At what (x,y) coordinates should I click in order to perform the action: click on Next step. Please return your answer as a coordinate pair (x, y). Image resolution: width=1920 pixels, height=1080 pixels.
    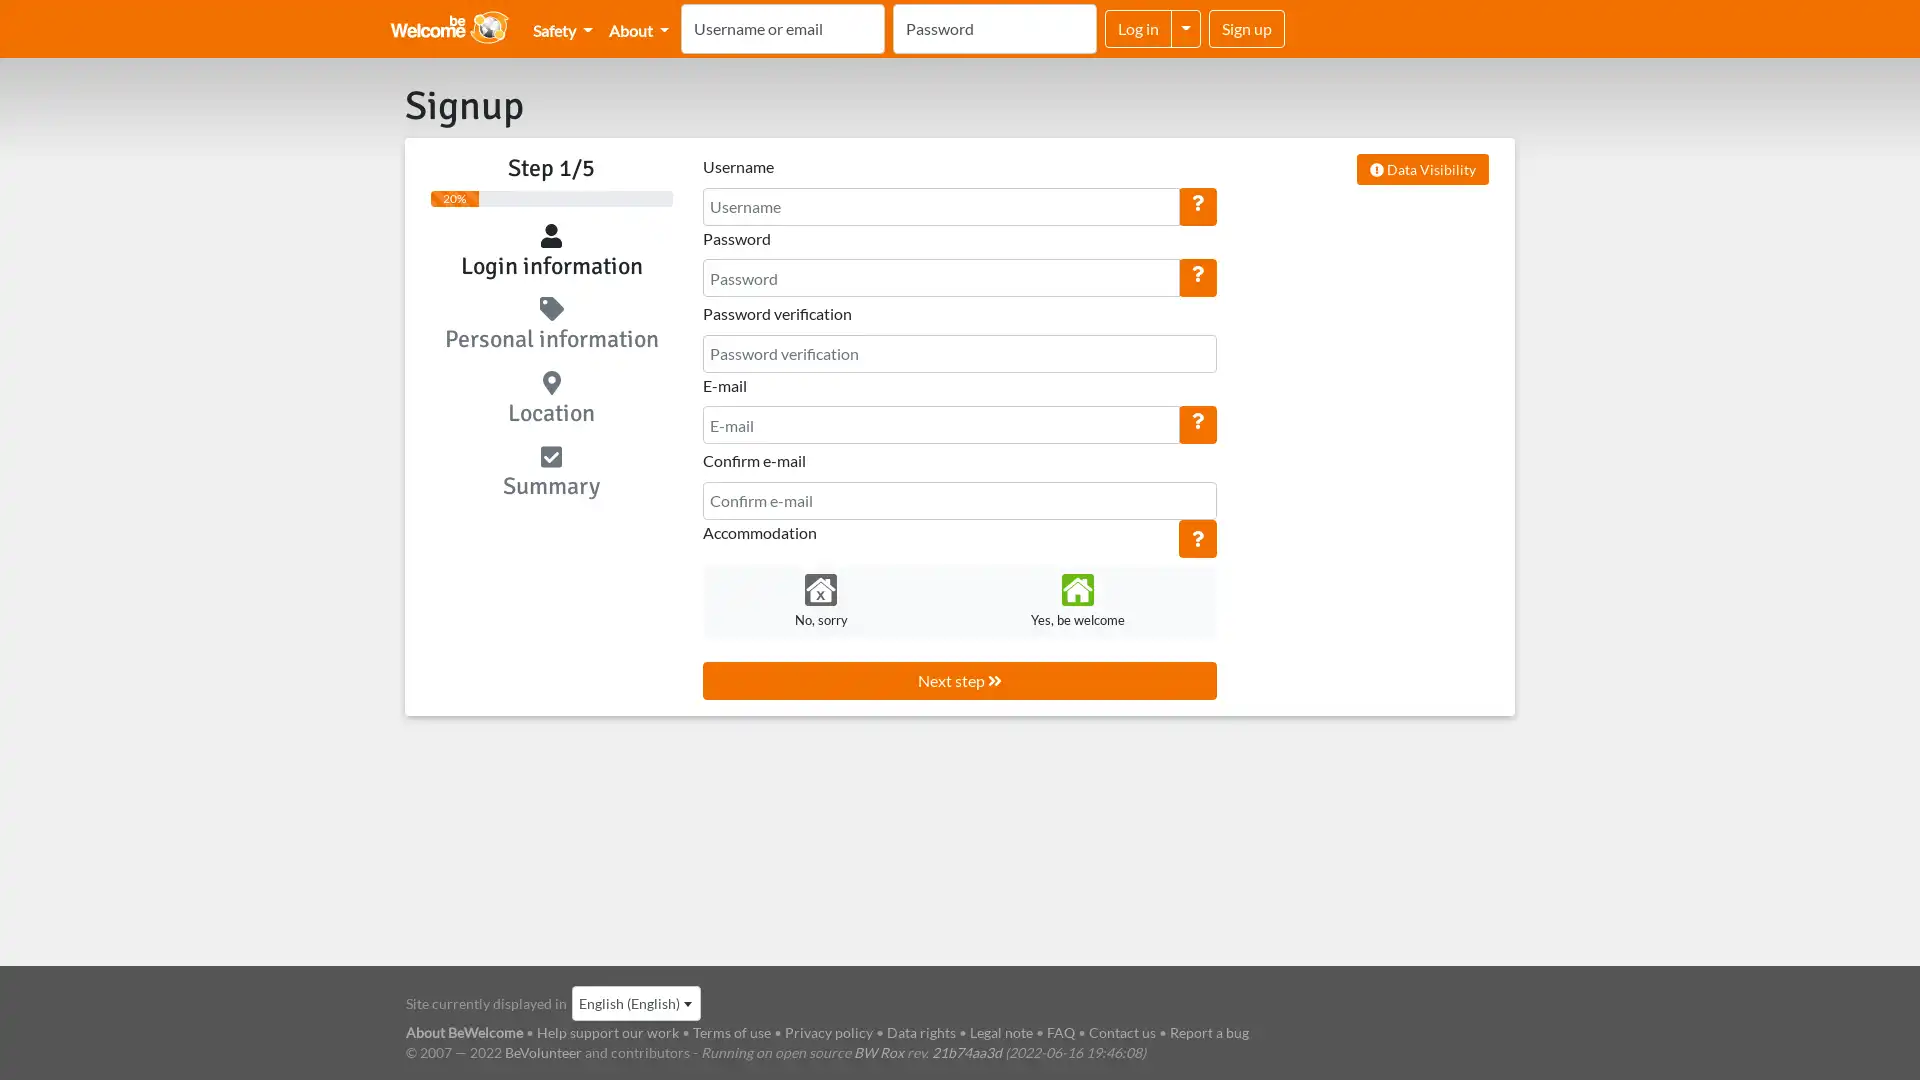
    Looking at the image, I should click on (958, 678).